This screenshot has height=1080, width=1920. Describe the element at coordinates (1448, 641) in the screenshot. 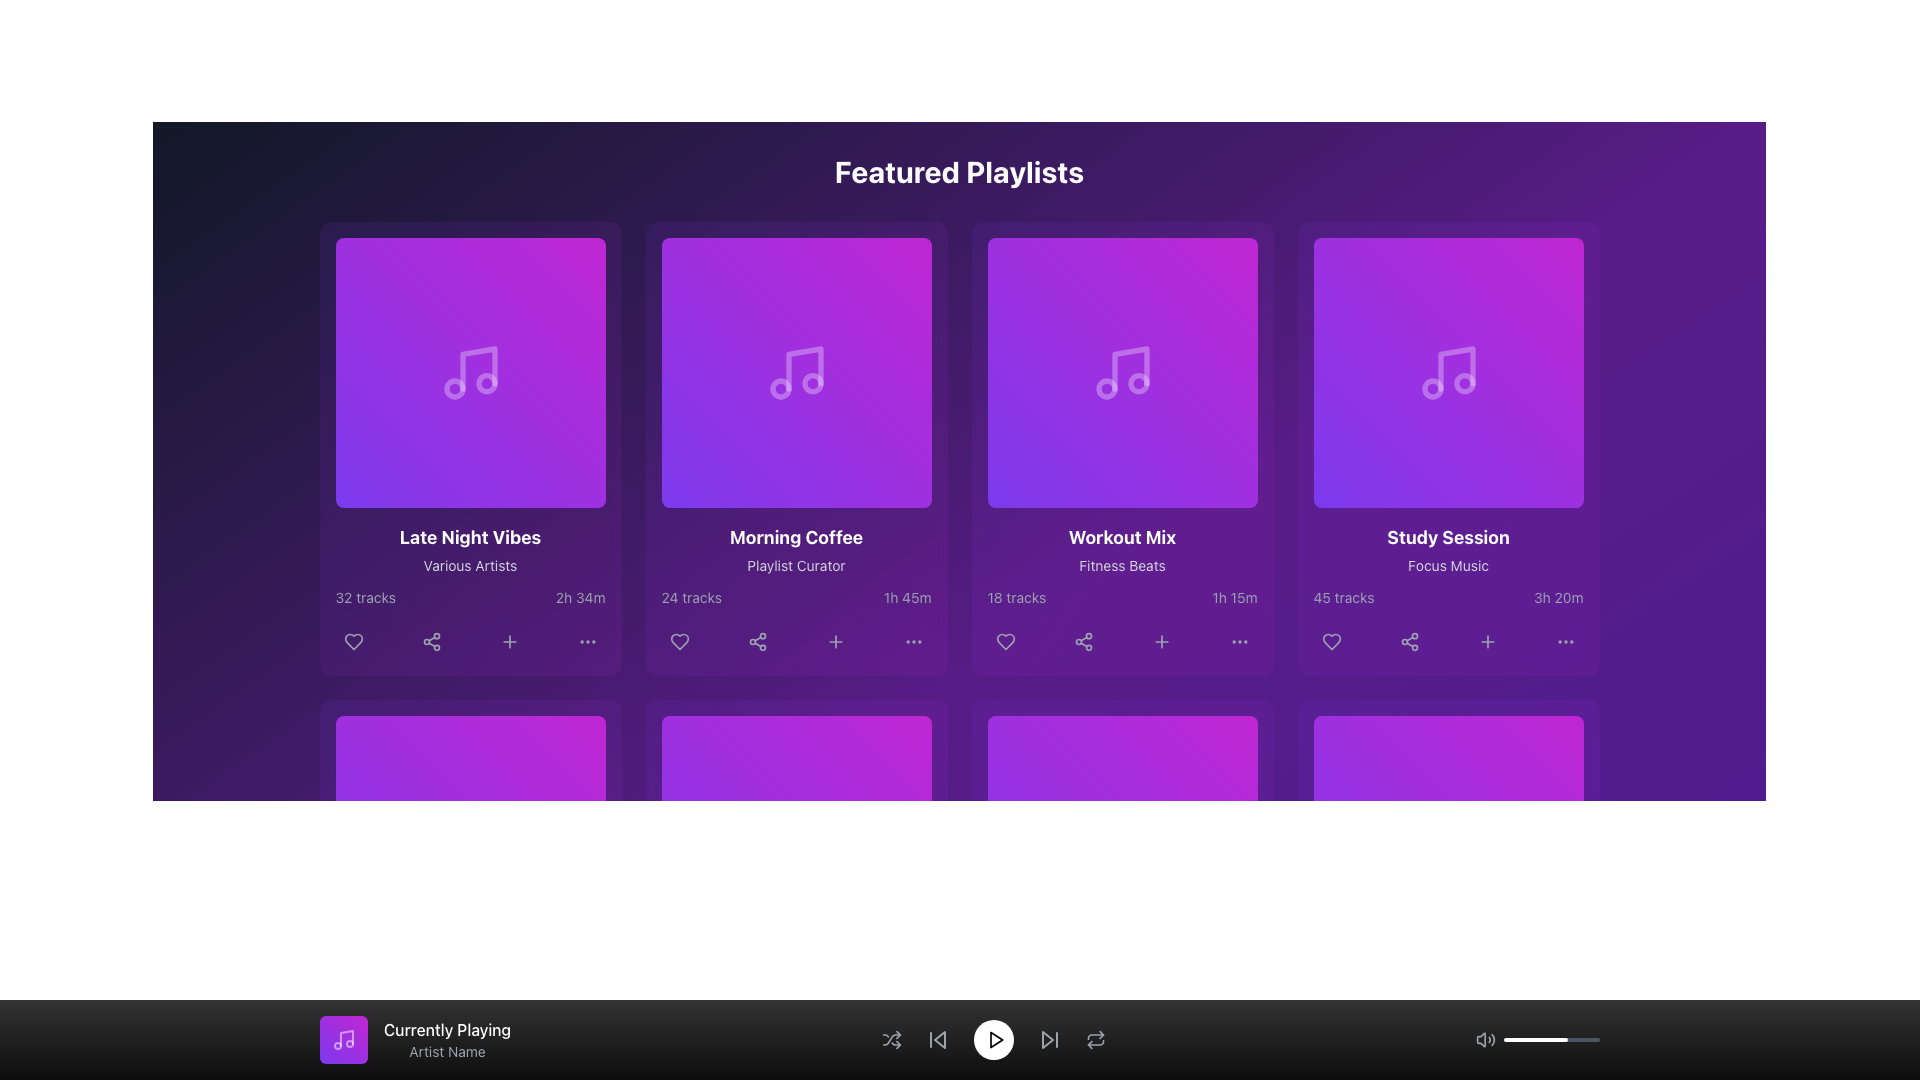

I see `the grouped interactive control containing buttons located at the bottom section of the 'Study Session' playlist card` at that location.